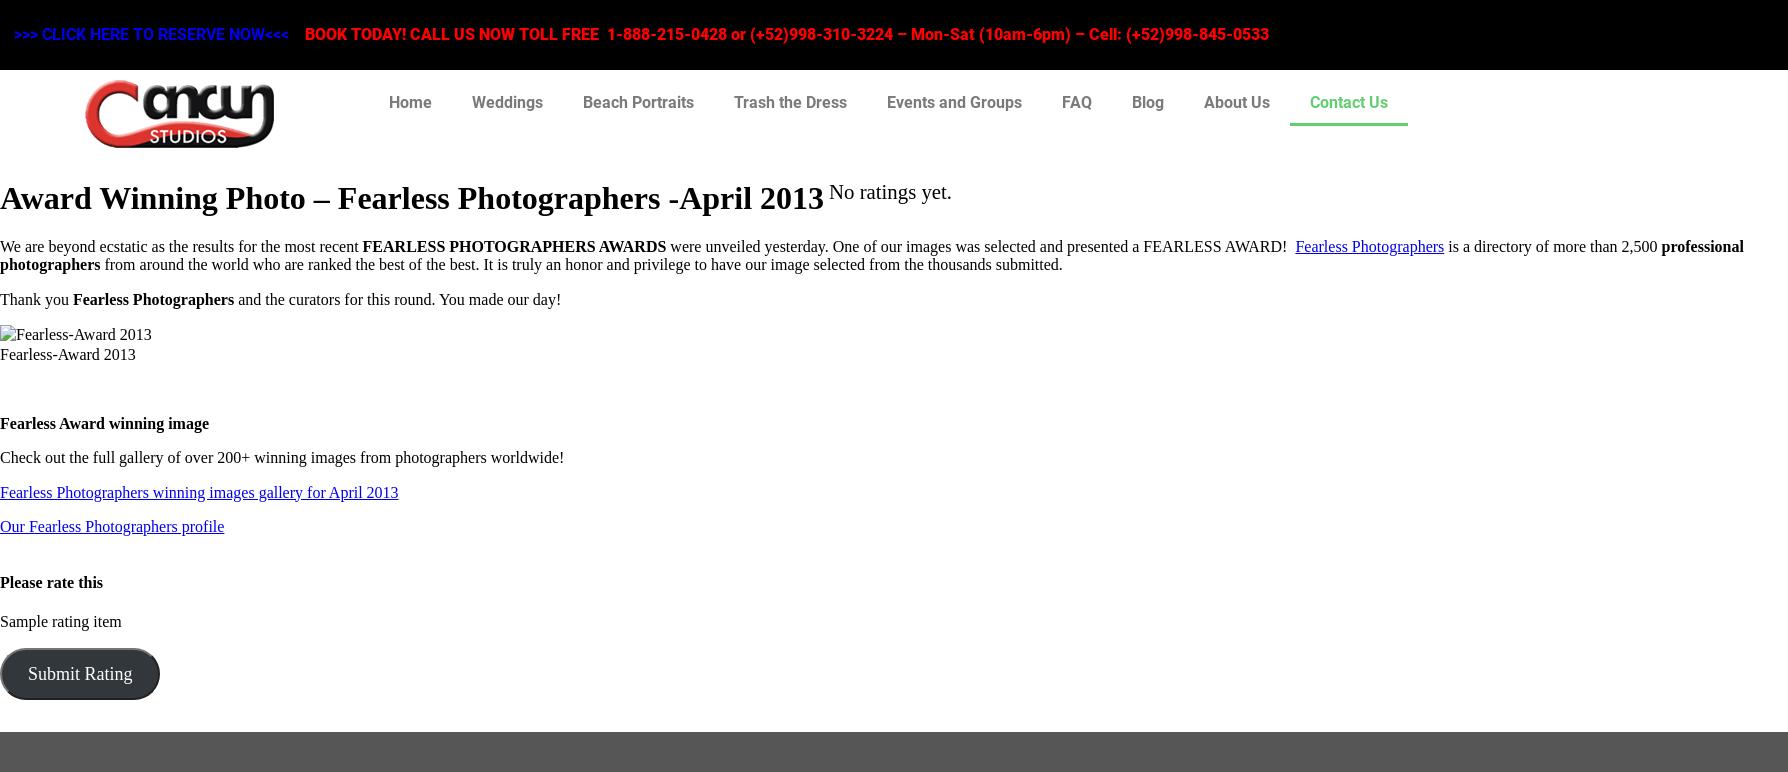  I want to click on 'No ratings yet.', so click(889, 189).